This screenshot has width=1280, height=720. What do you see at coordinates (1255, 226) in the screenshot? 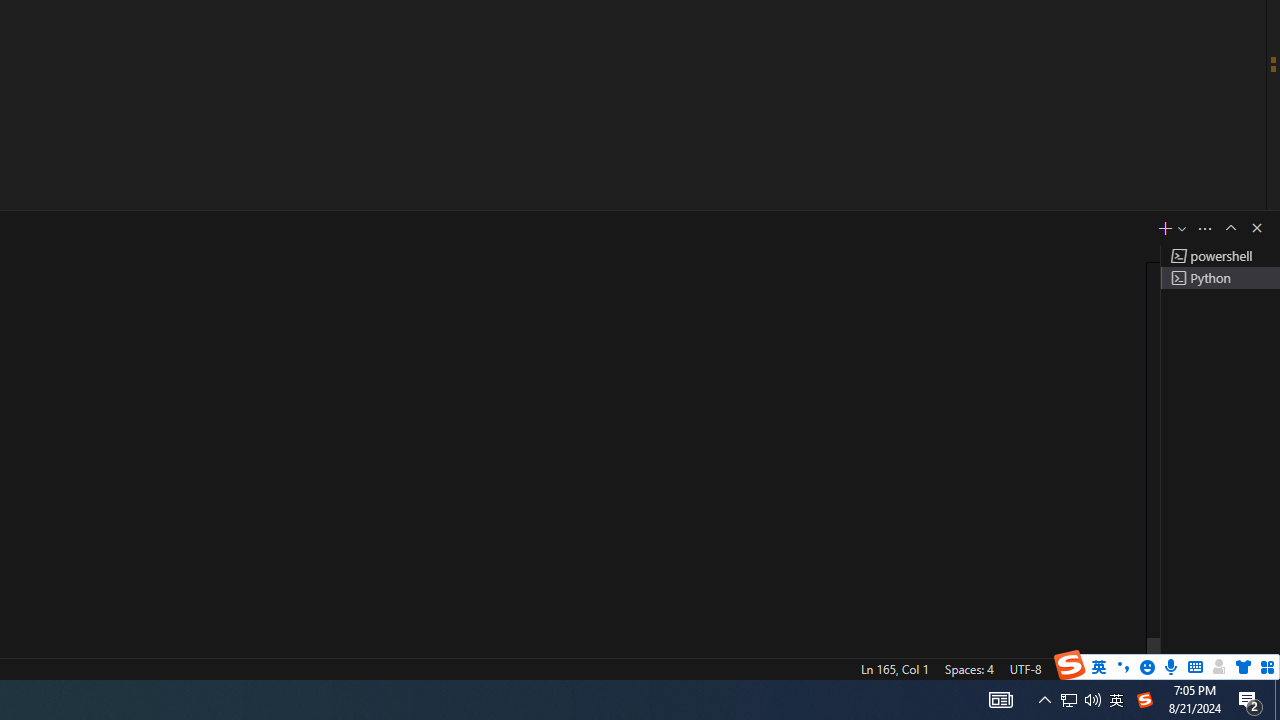
I see `'Hide Panel'` at bounding box center [1255, 226].